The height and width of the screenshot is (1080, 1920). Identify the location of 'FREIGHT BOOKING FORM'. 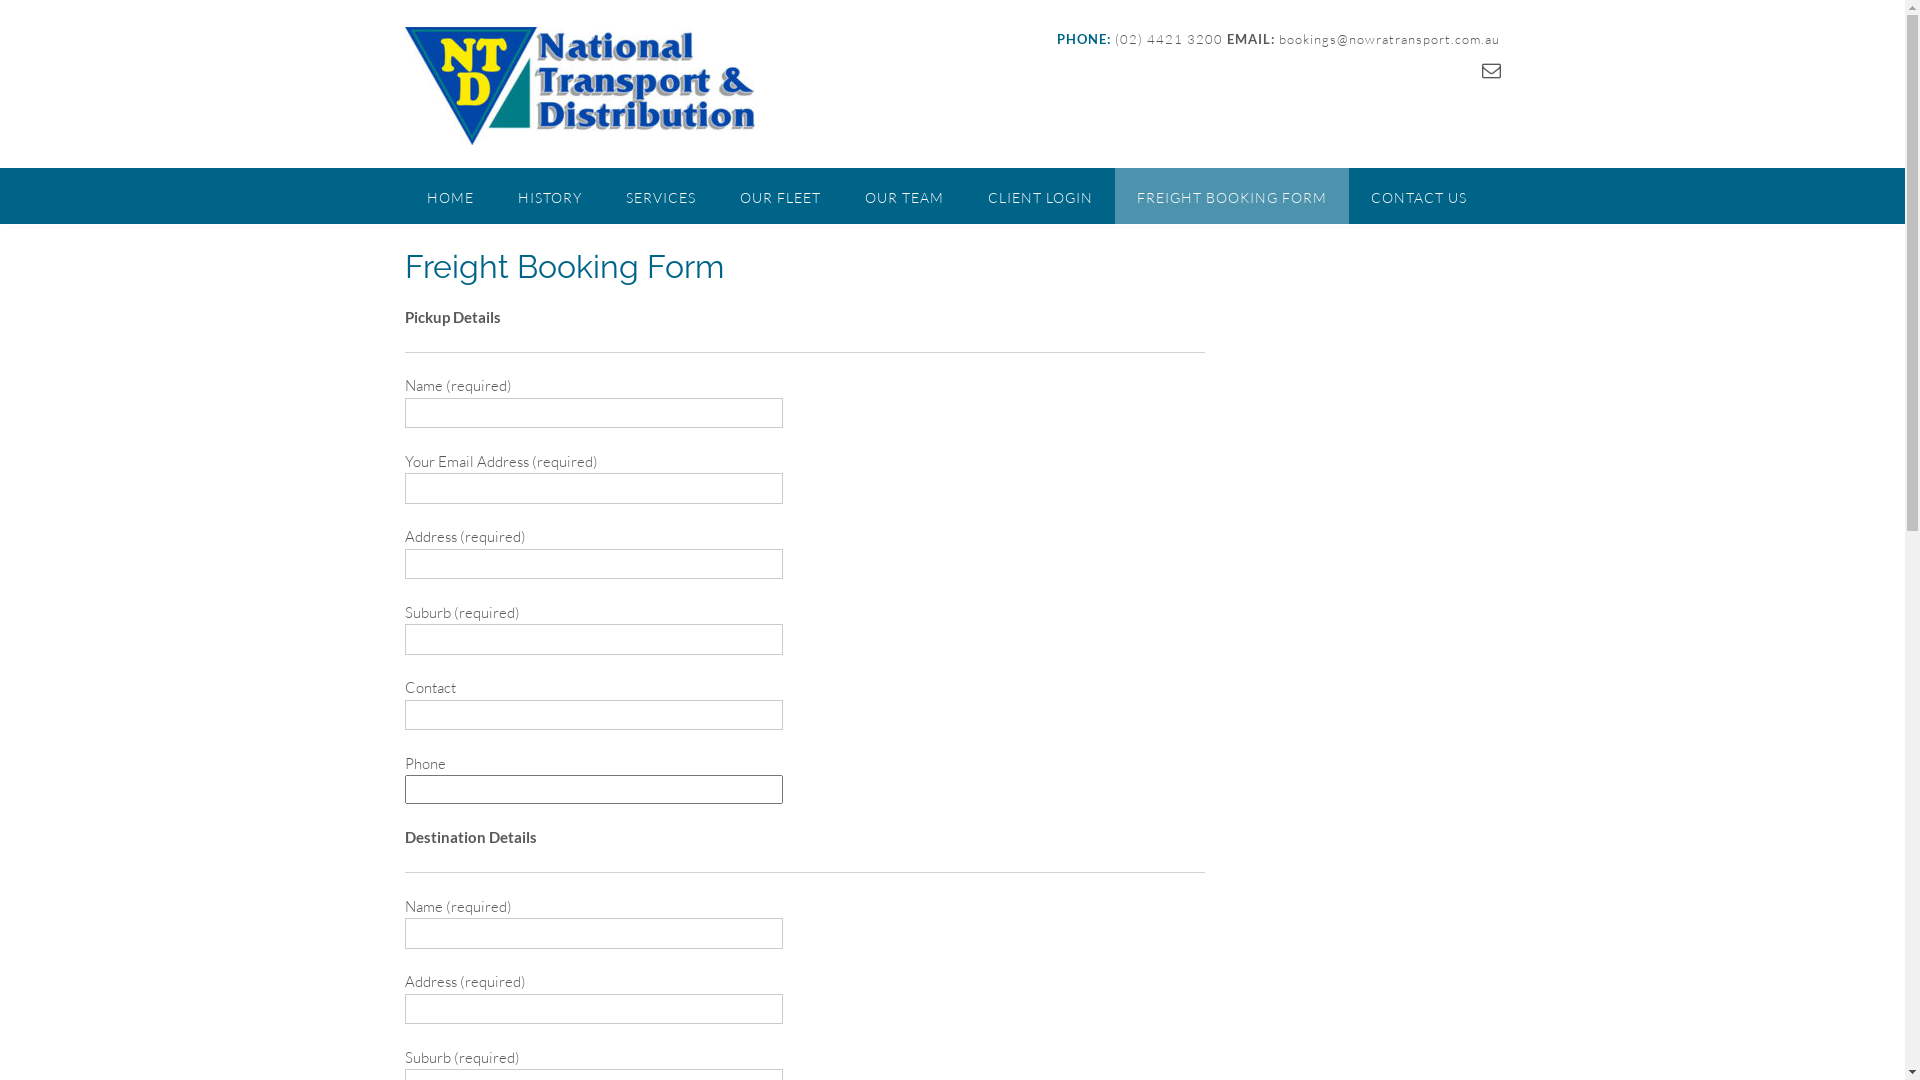
(1112, 196).